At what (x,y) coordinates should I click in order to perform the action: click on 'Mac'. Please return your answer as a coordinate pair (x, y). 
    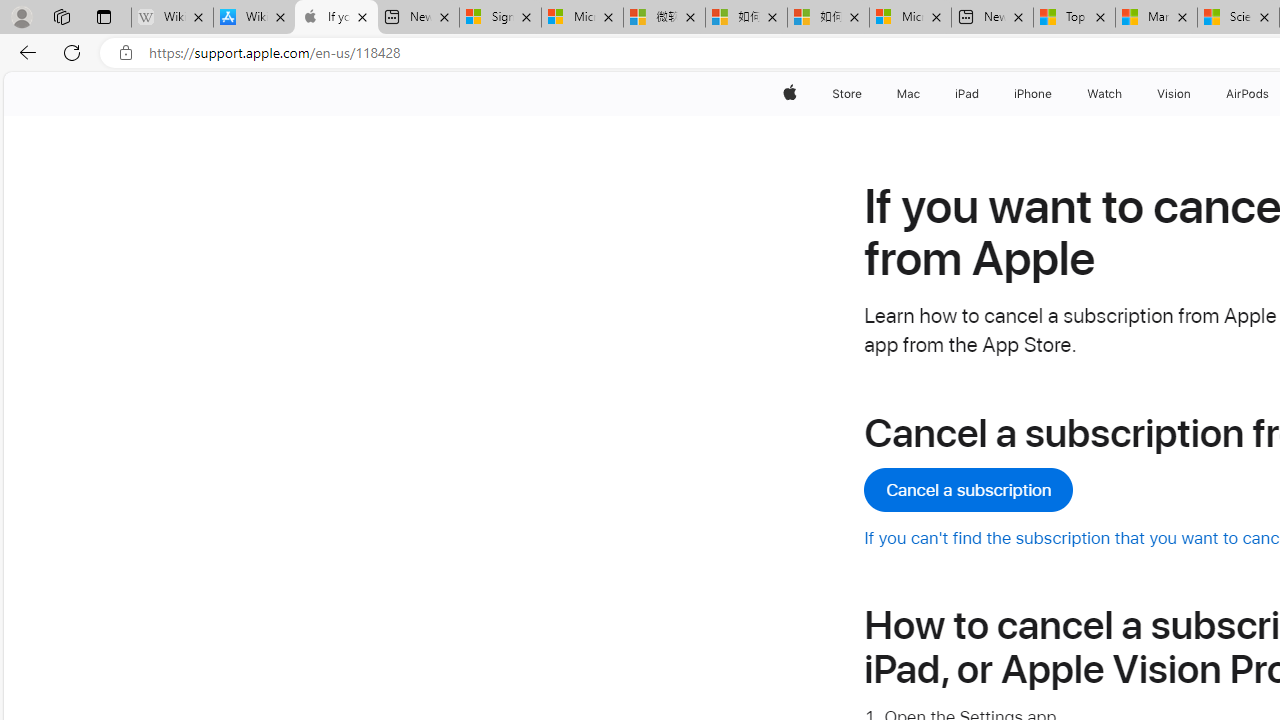
    Looking at the image, I should click on (907, 93).